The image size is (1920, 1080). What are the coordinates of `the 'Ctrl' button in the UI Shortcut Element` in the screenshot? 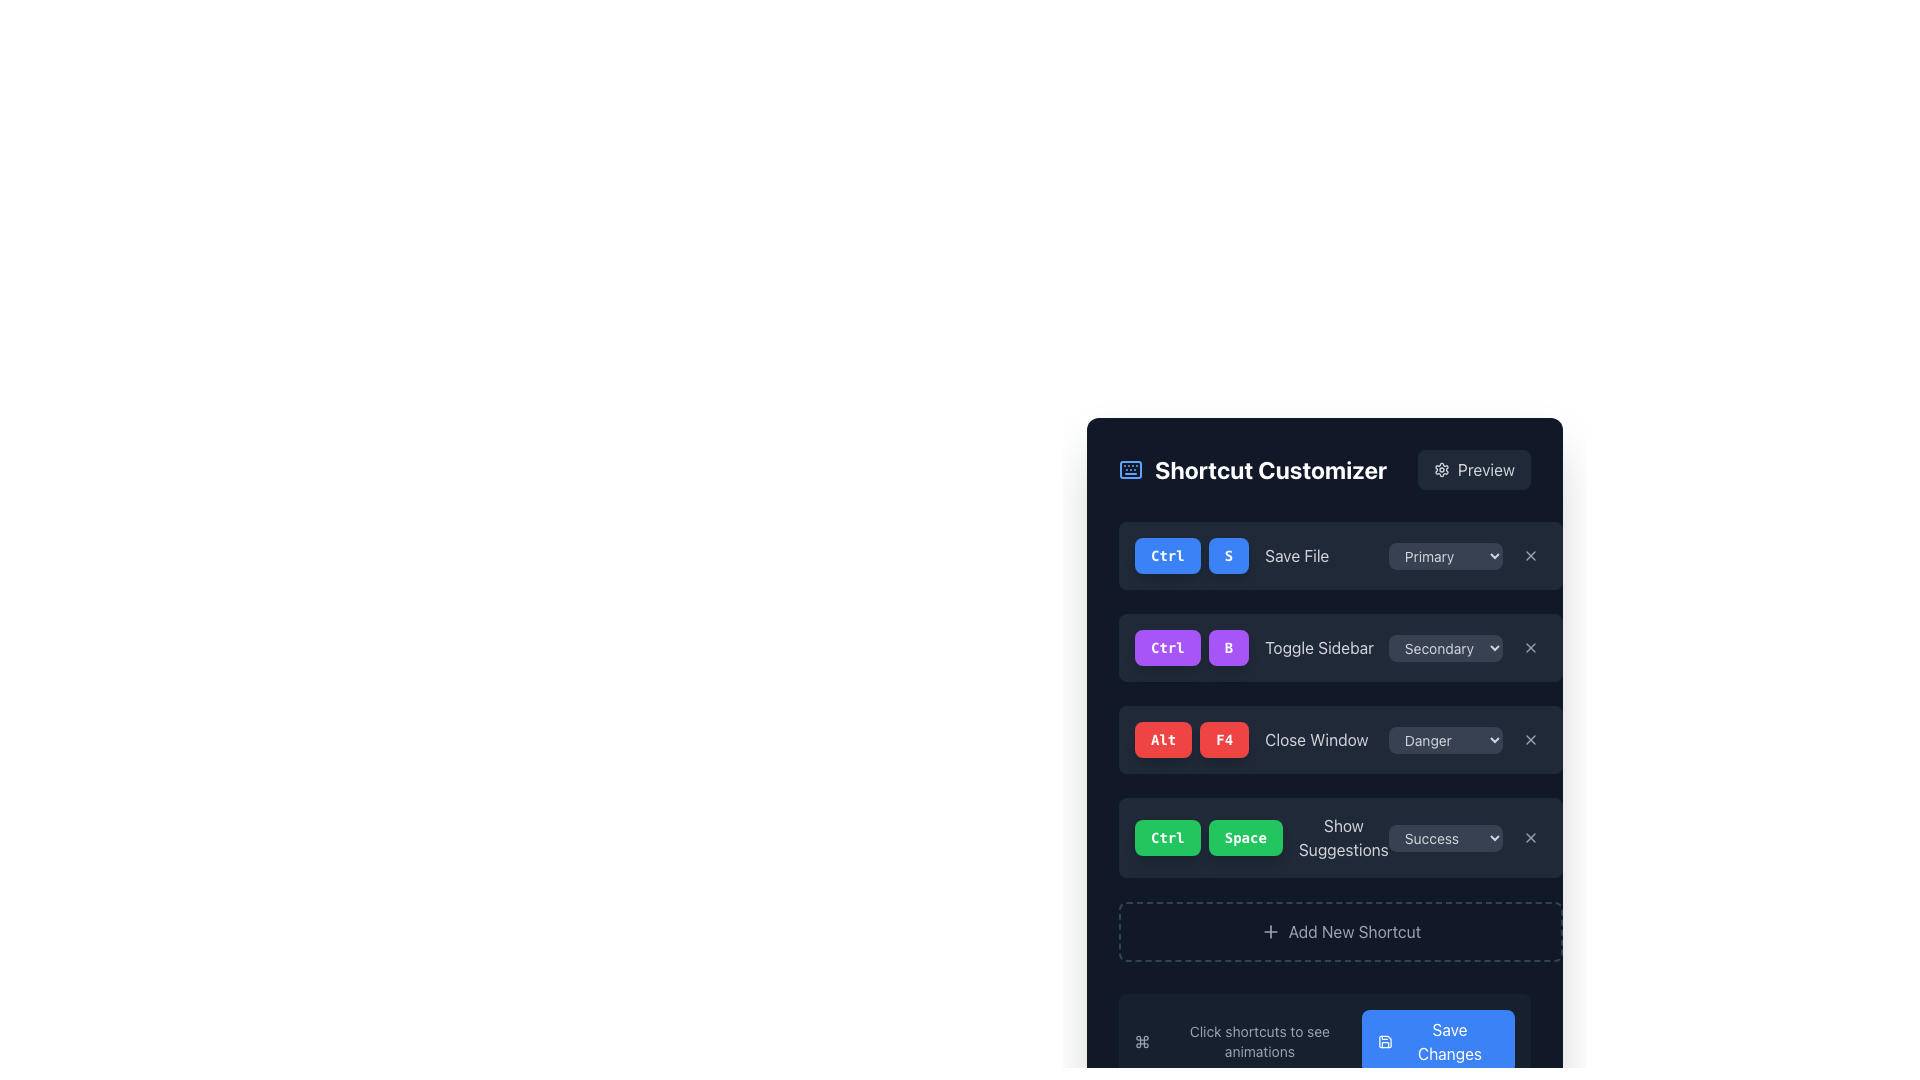 It's located at (1231, 555).